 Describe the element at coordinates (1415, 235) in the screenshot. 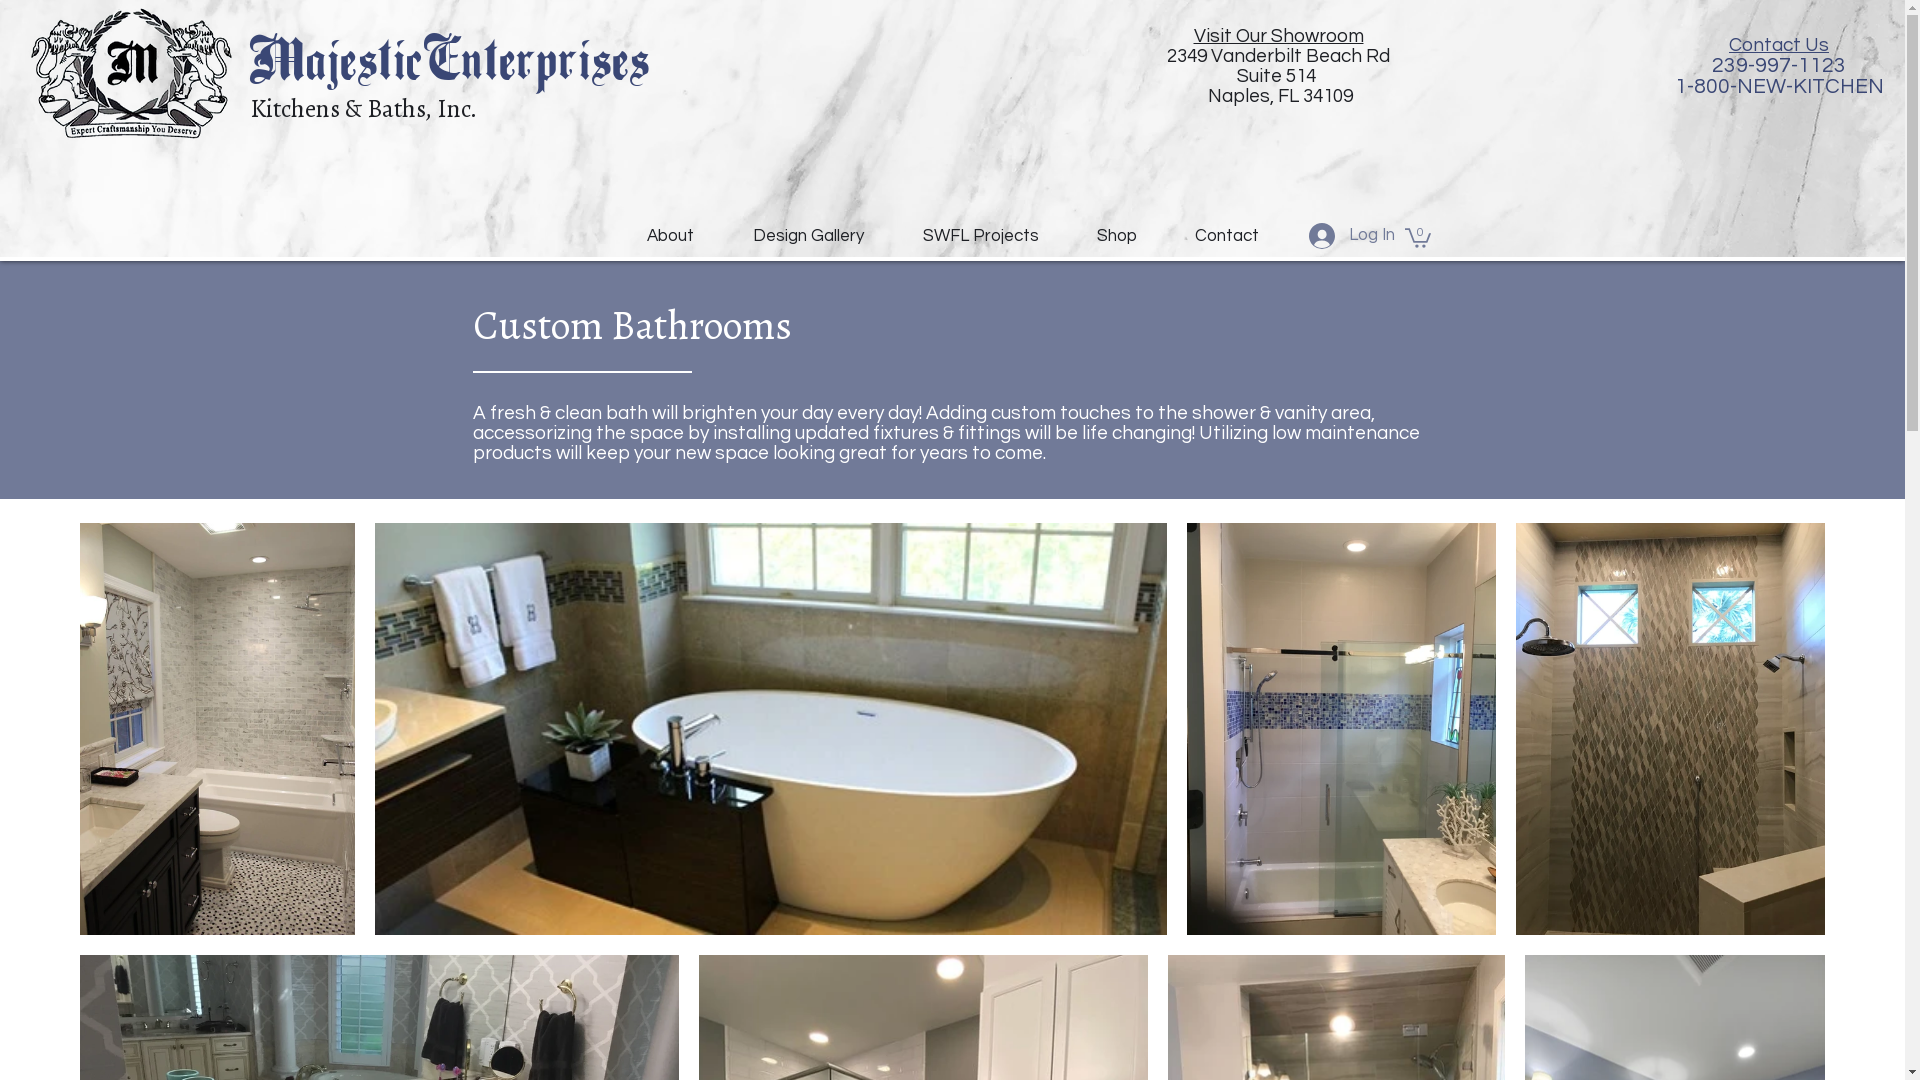

I see `'0'` at that location.